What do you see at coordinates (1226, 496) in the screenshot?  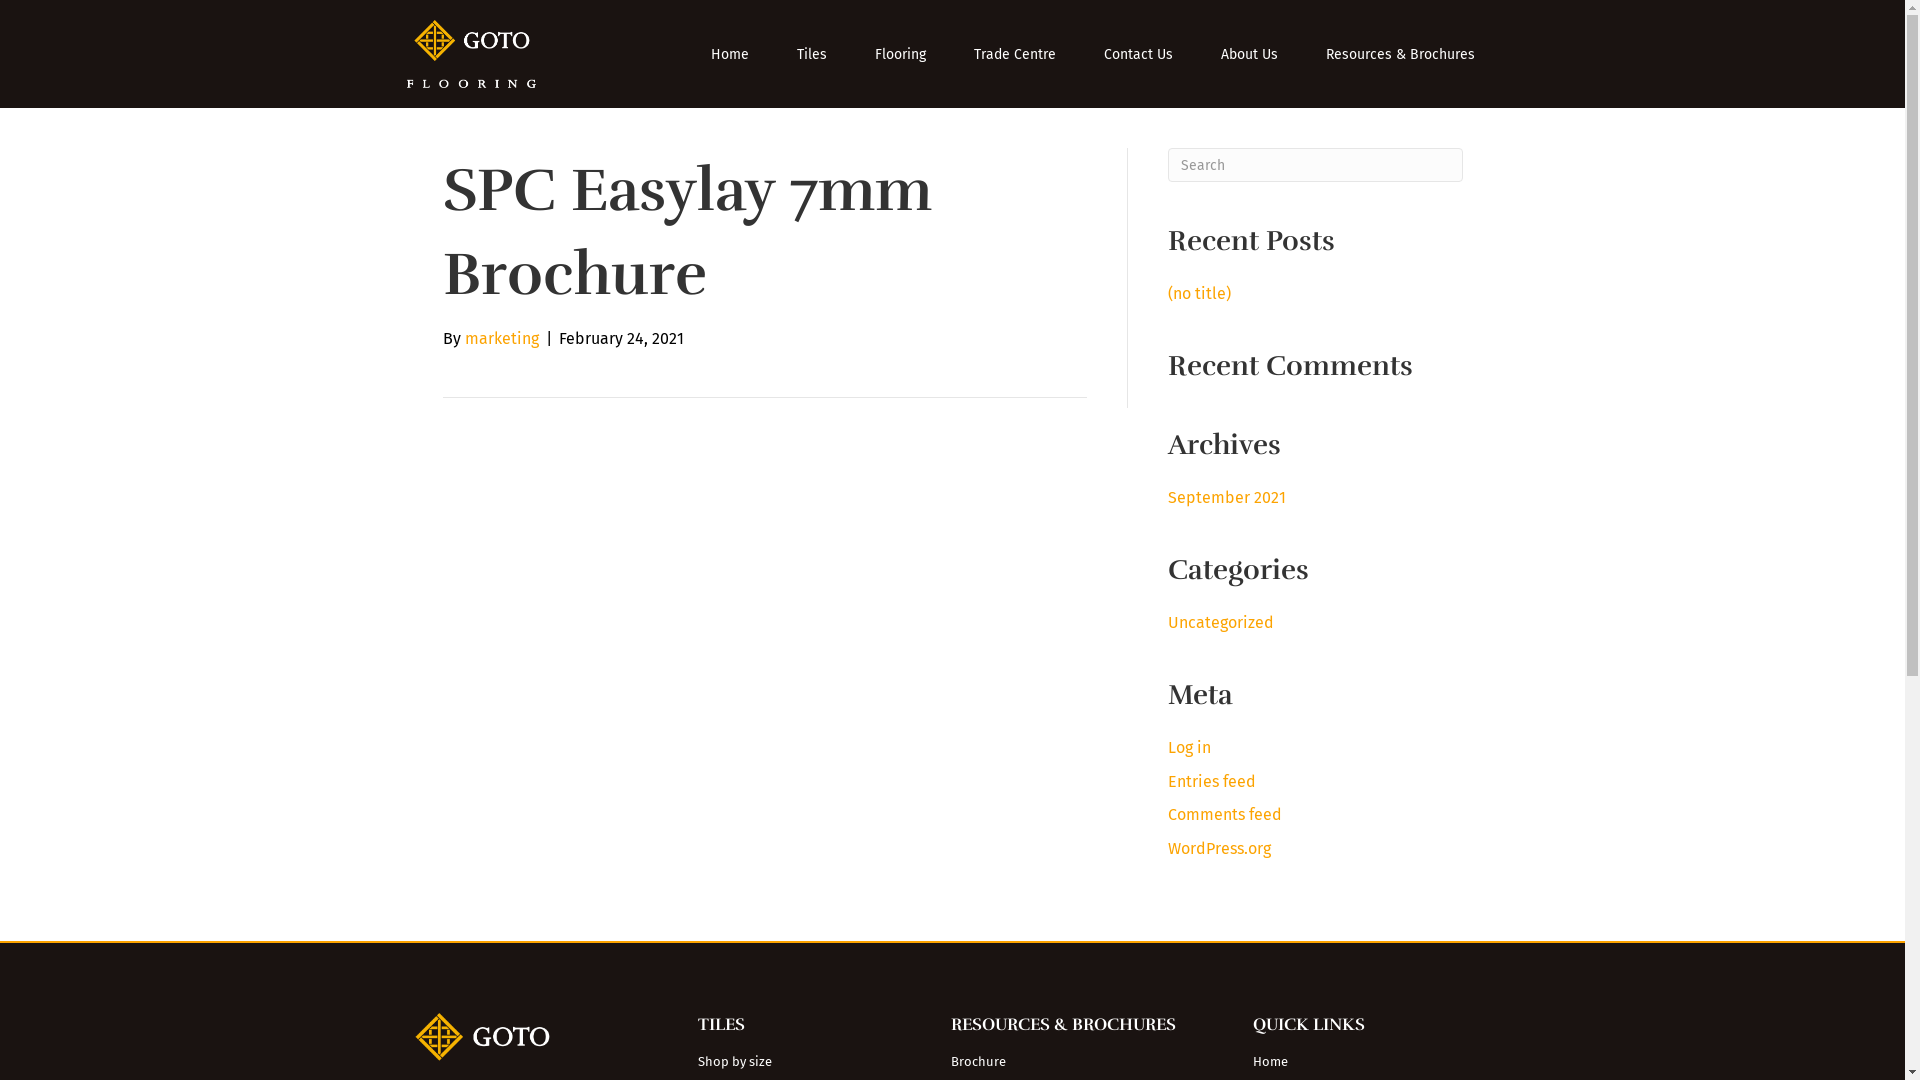 I see `'September 2021'` at bounding box center [1226, 496].